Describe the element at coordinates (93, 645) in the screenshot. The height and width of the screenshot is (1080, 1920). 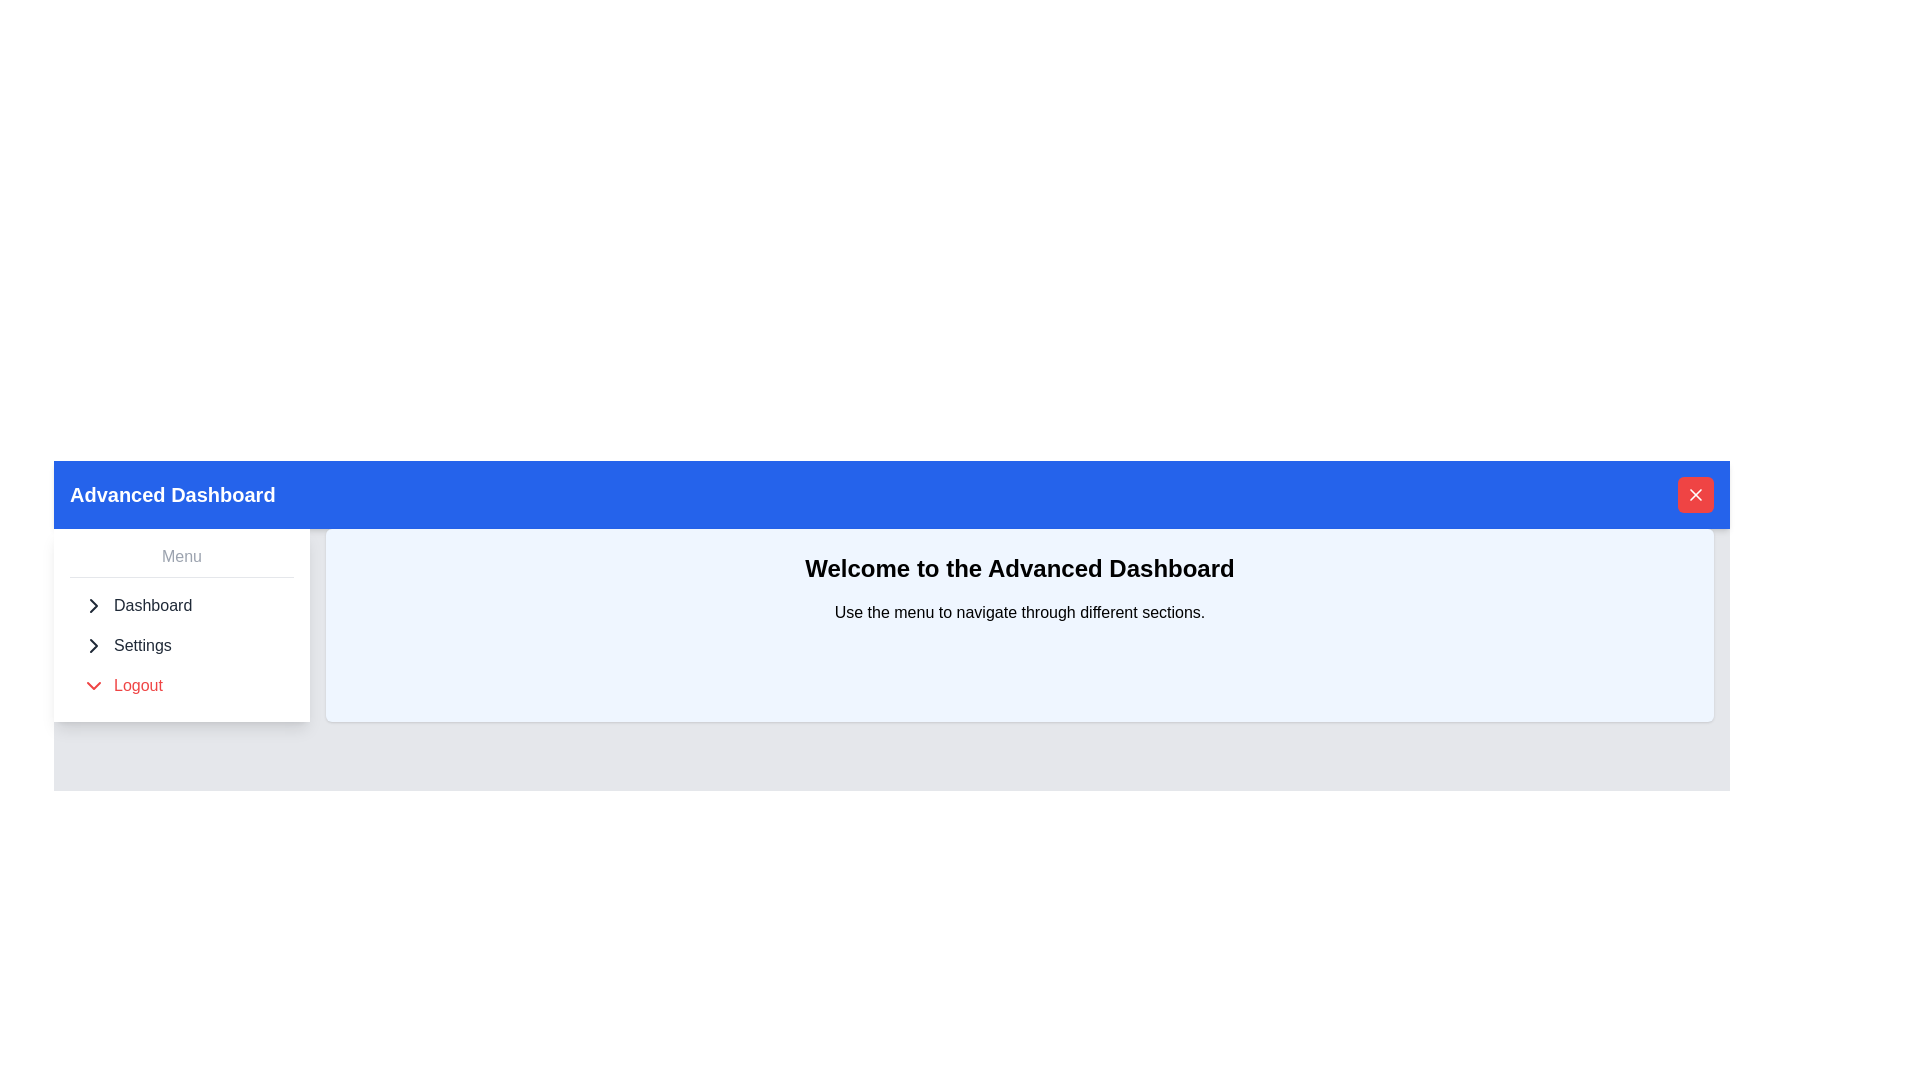
I see `the rightward-pointing chevron icon located next to the 'Settings' text in the side navigation panel to interact with or expand it` at that location.